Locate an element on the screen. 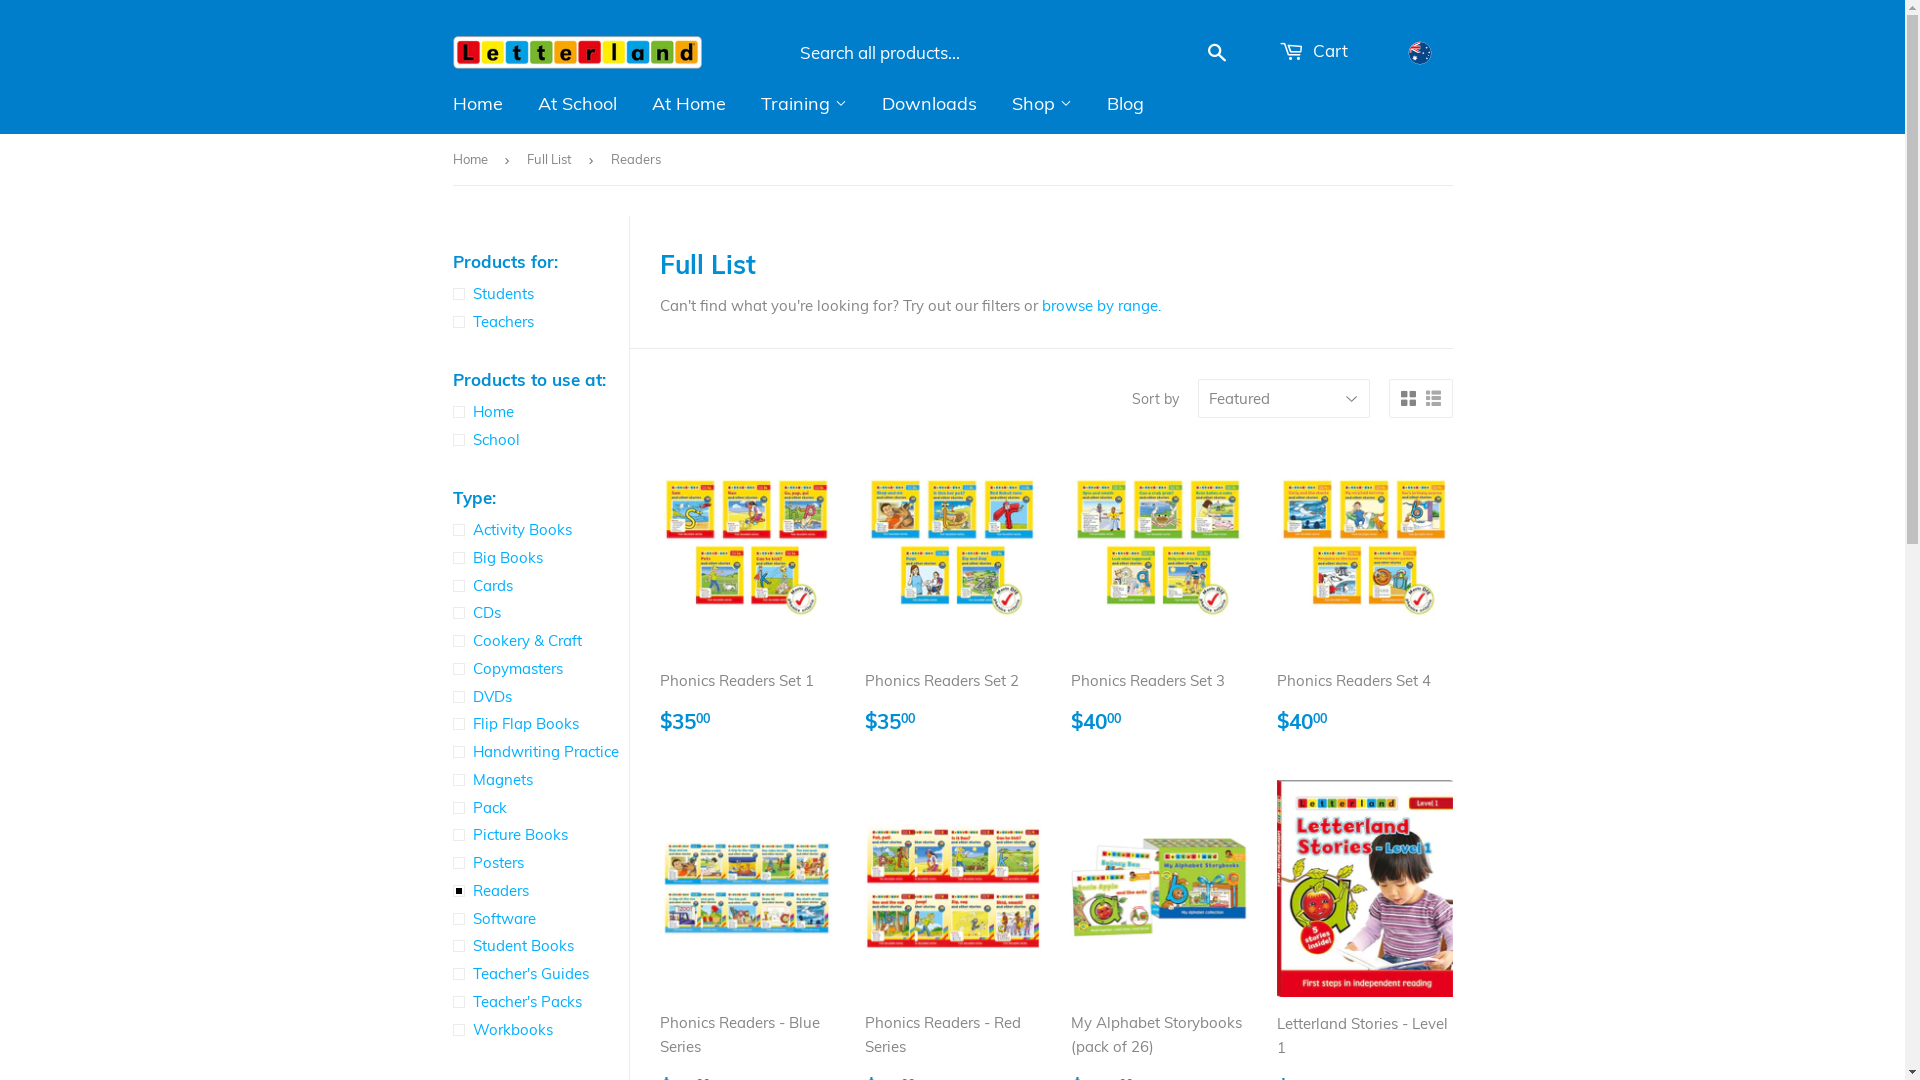 The width and height of the screenshot is (1920, 1080). 'School' is located at coordinates (539, 438).